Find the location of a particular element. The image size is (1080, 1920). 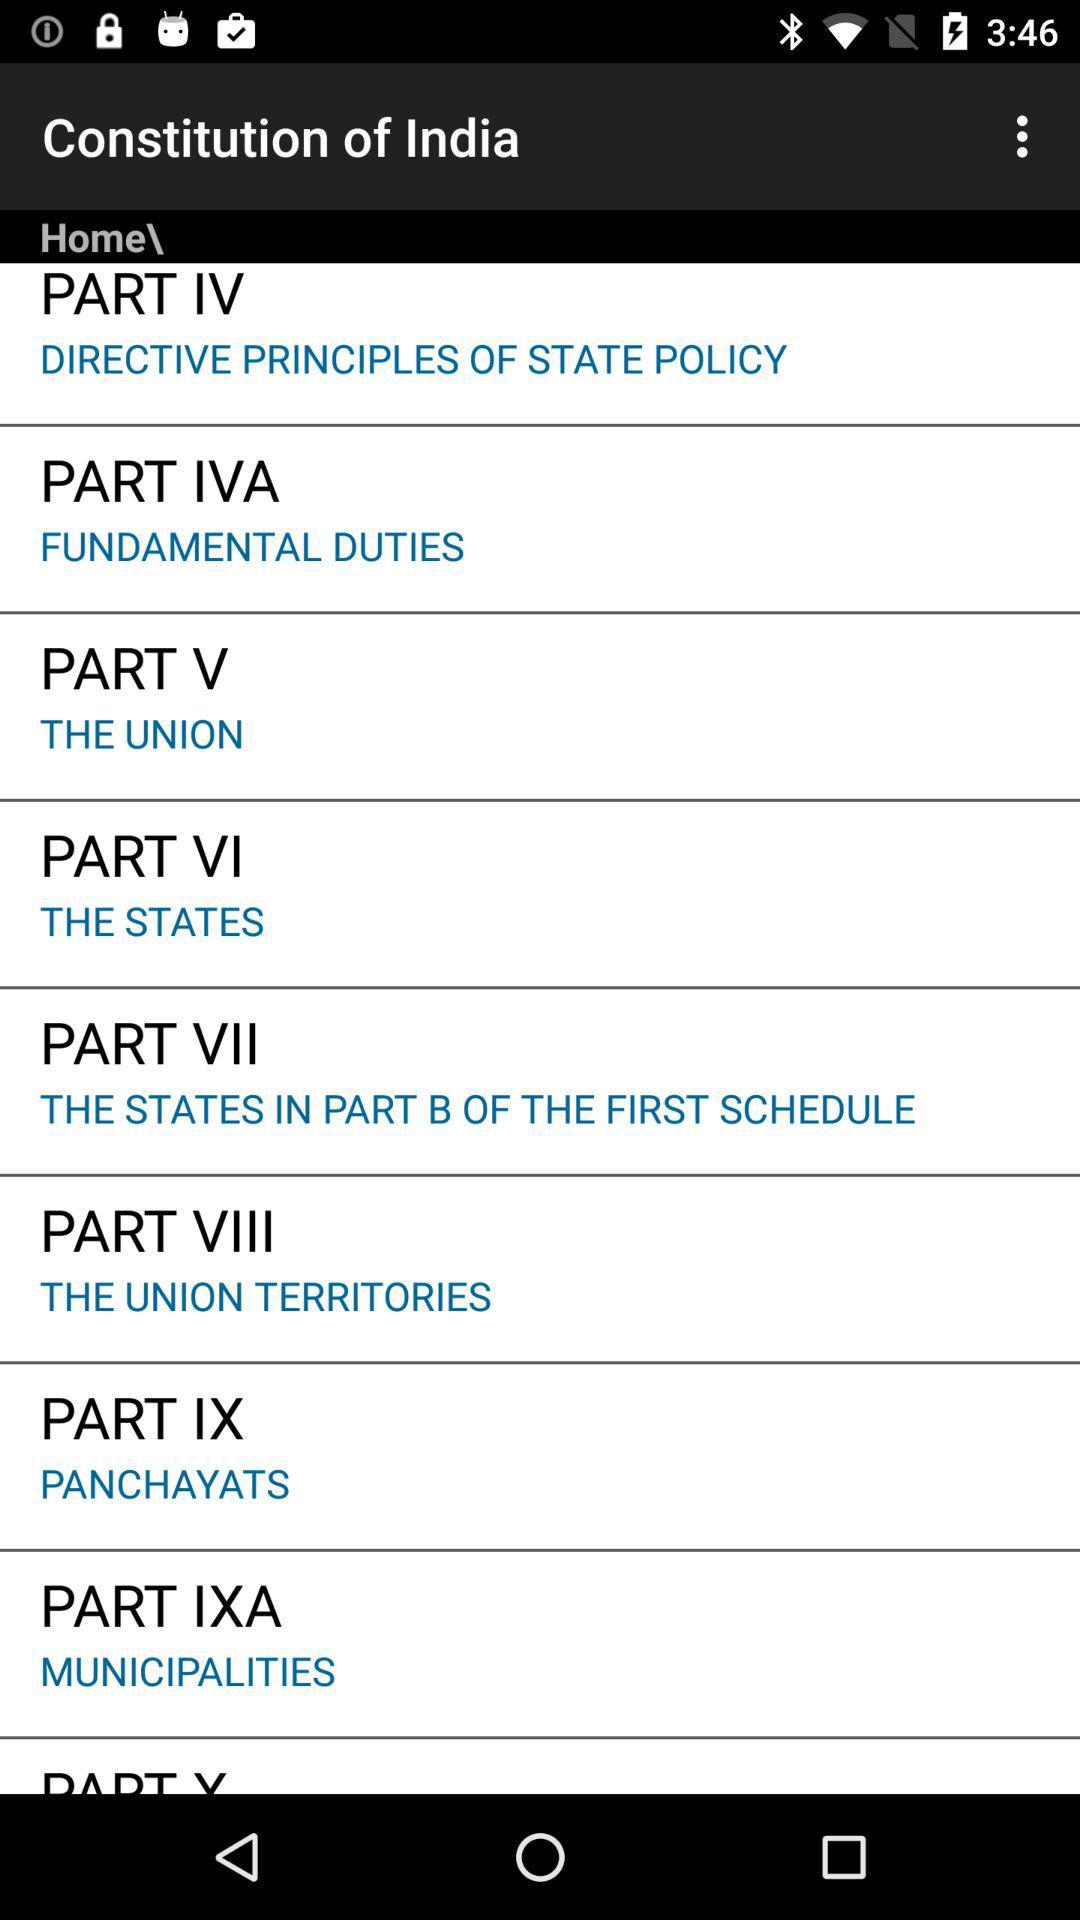

the icon above fundamental duties is located at coordinates (540, 471).